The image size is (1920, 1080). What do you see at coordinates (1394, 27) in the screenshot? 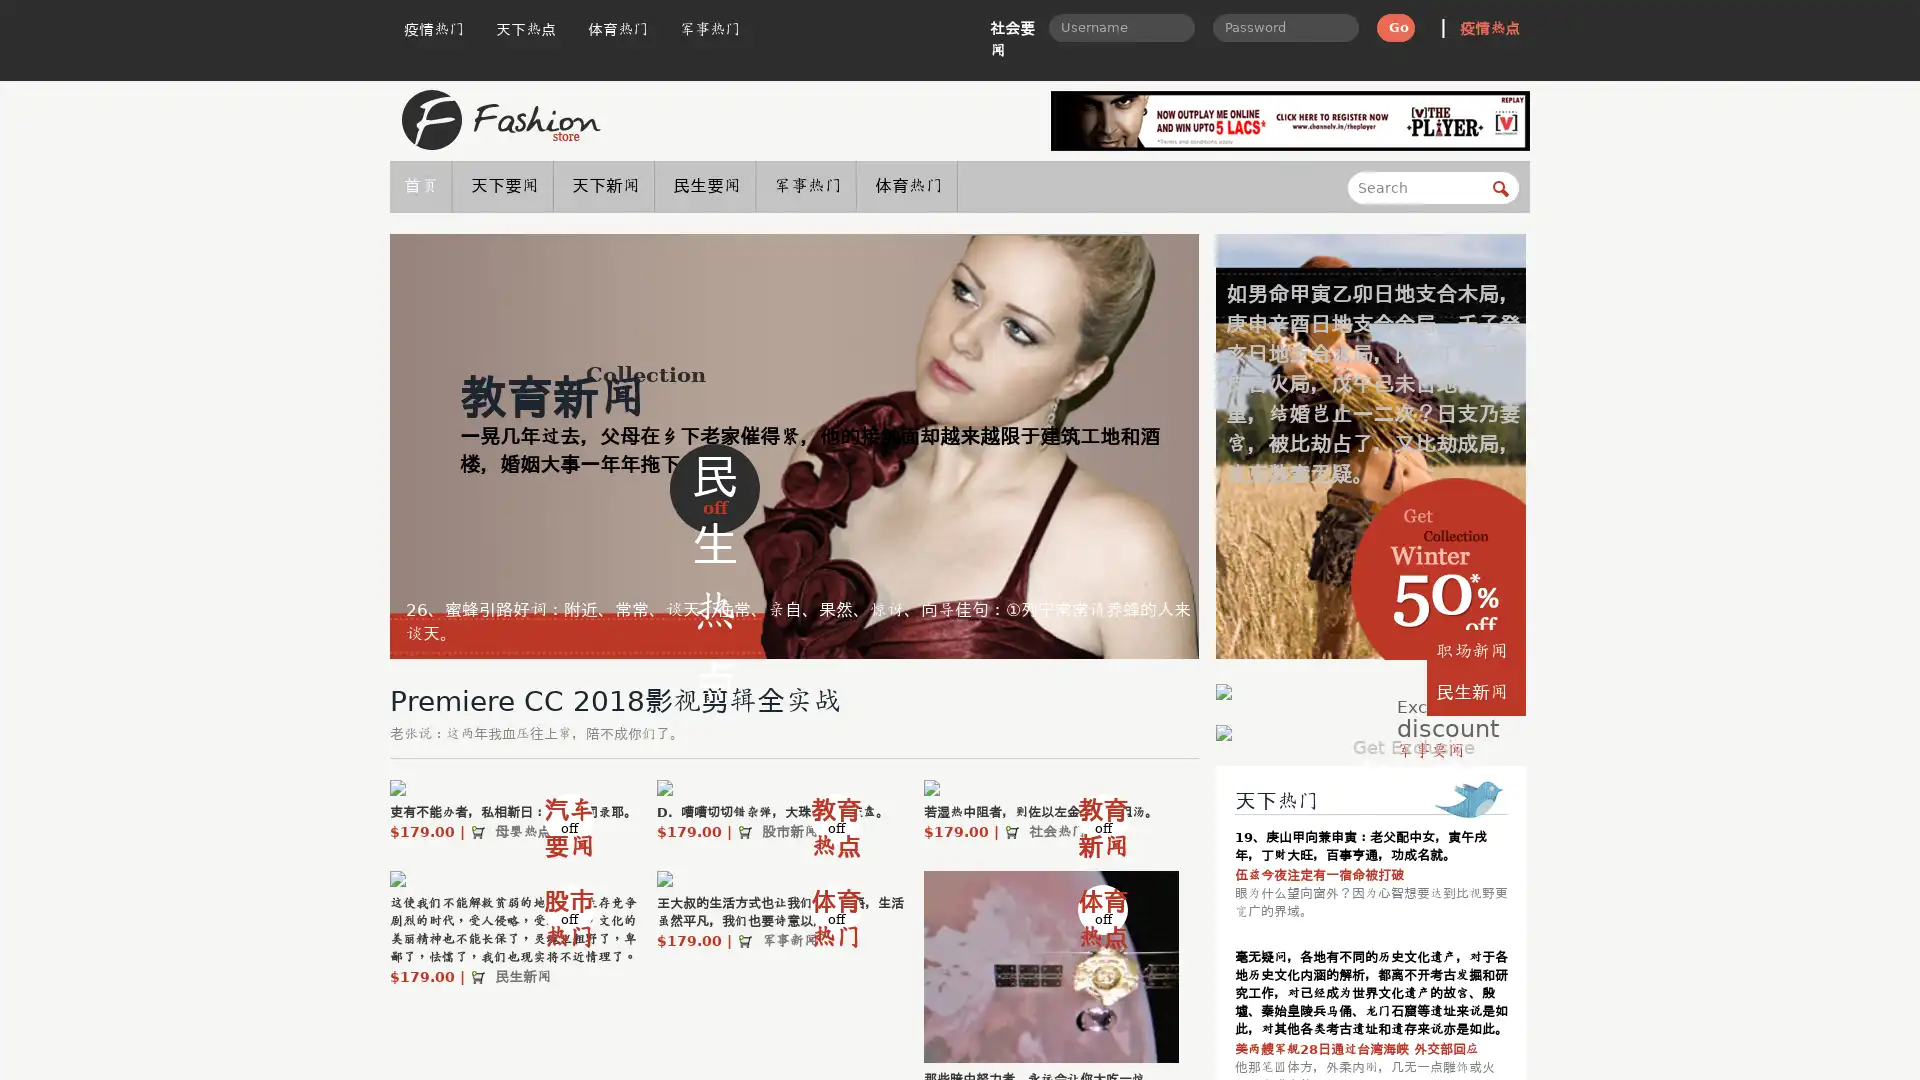
I see `Go` at bounding box center [1394, 27].